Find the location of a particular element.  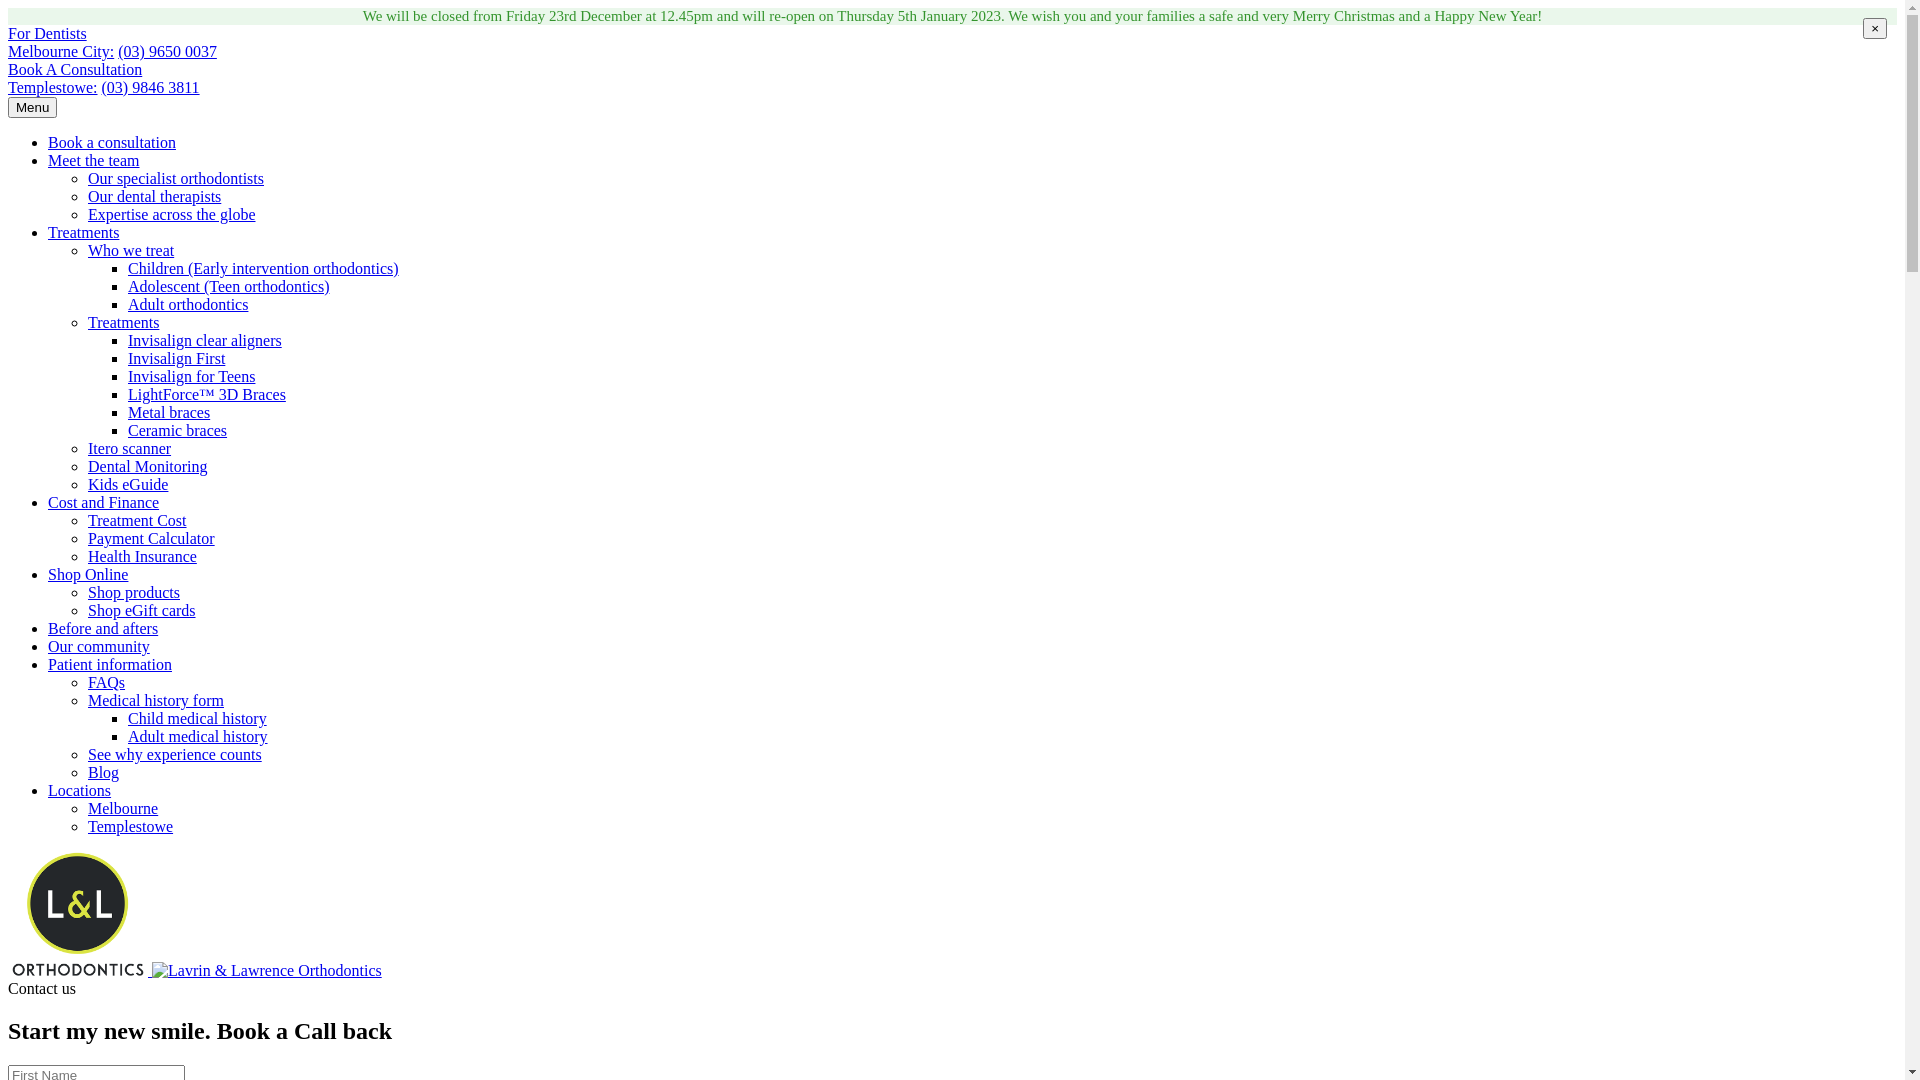

'Children (Early intervention orthodontics)' is located at coordinates (262, 267).